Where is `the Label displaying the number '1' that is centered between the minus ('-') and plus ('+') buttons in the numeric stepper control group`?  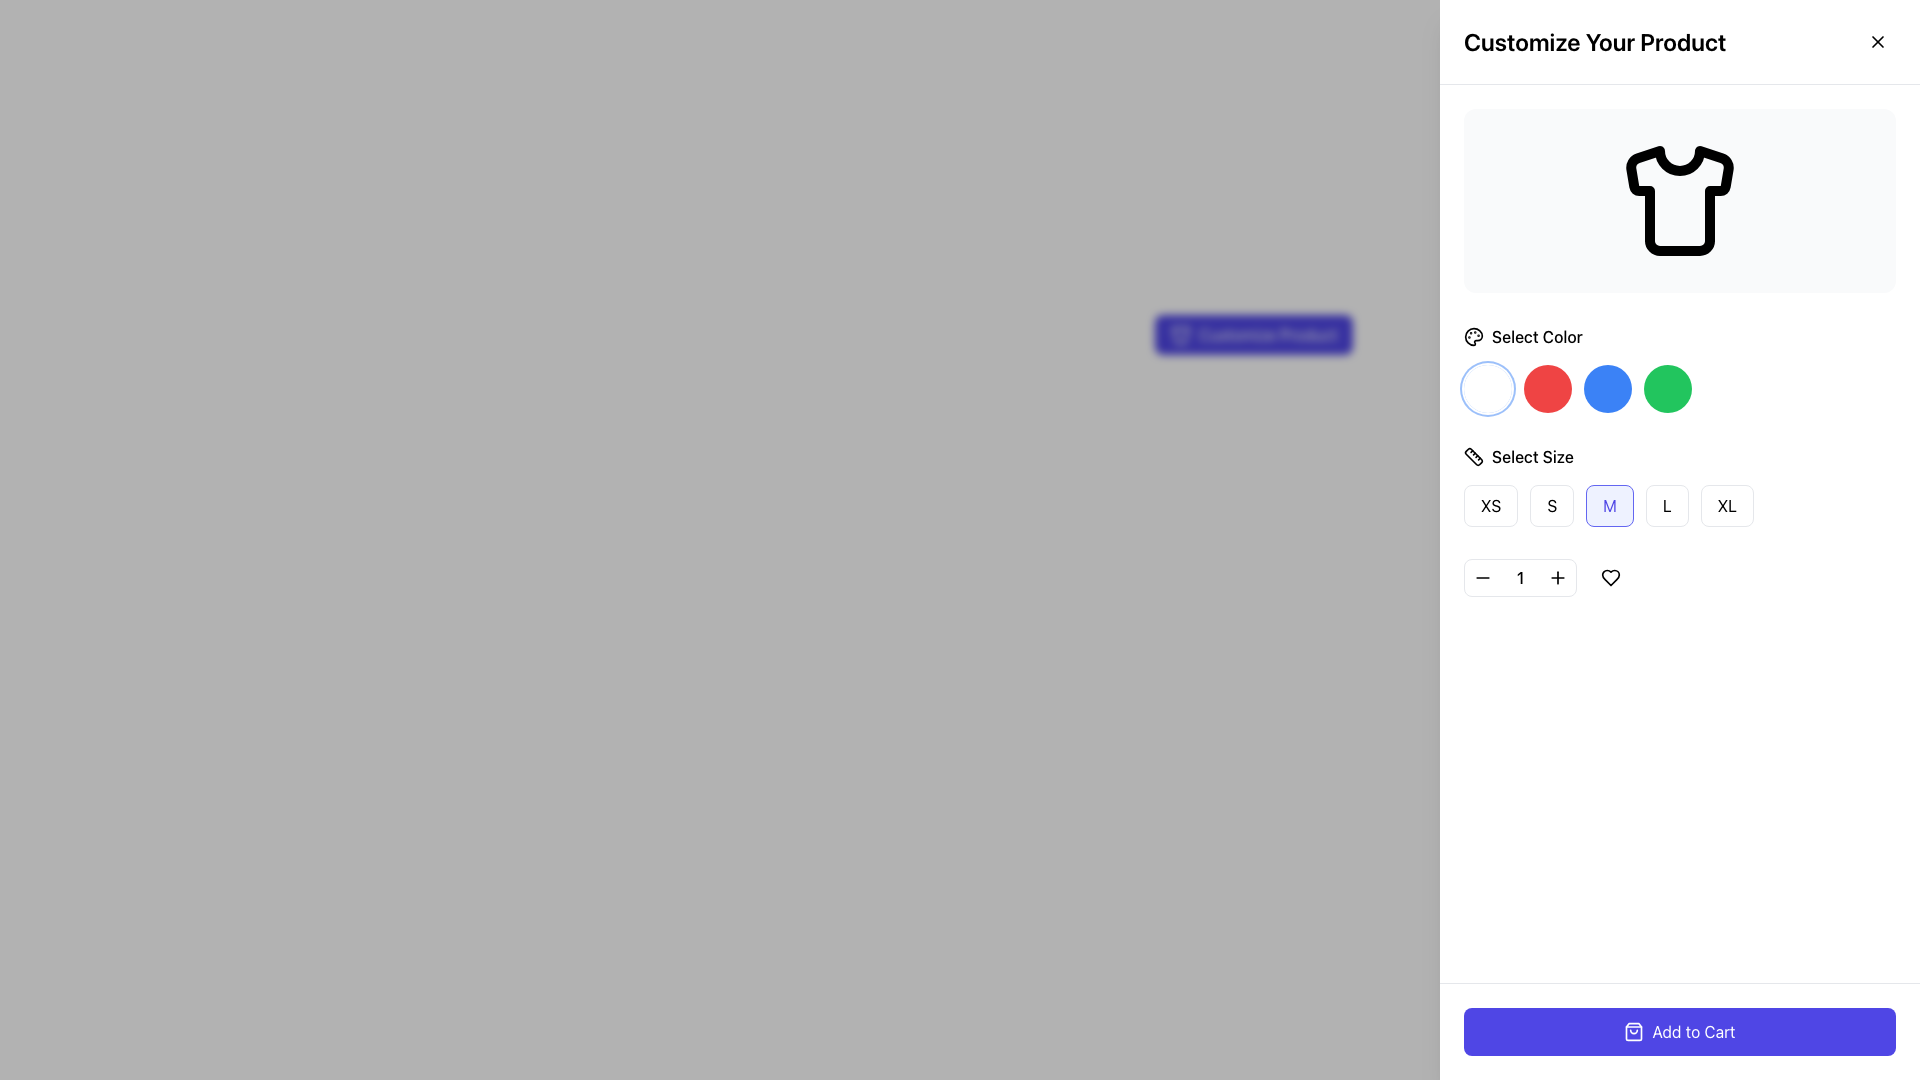 the Label displaying the number '1' that is centered between the minus ('-') and plus ('+') buttons in the numeric stepper control group is located at coordinates (1520, 578).